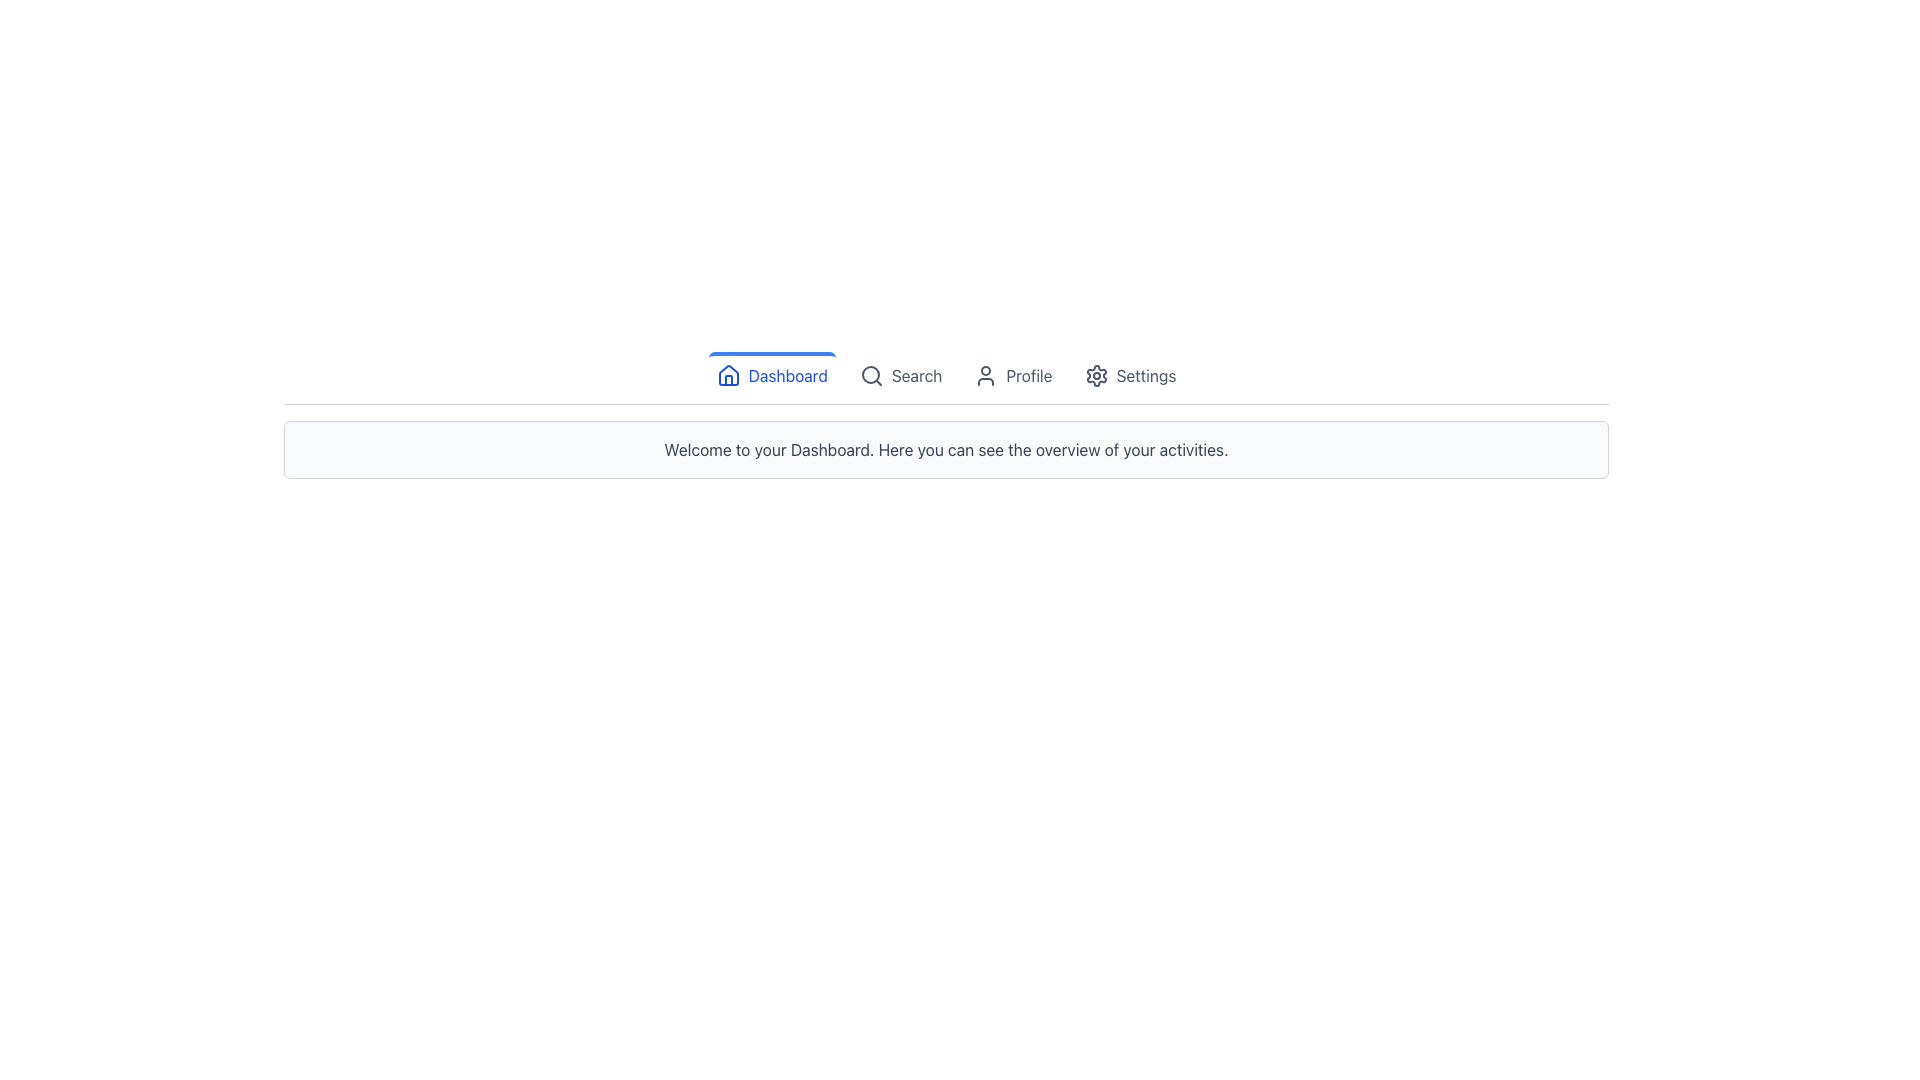  Describe the element at coordinates (870, 374) in the screenshot. I see `the decorative SVG circle representing the lens portion of the search icon in the top navigation bar, which is aligned with other icons such as 'Dashboard' and 'Settings'` at that location.